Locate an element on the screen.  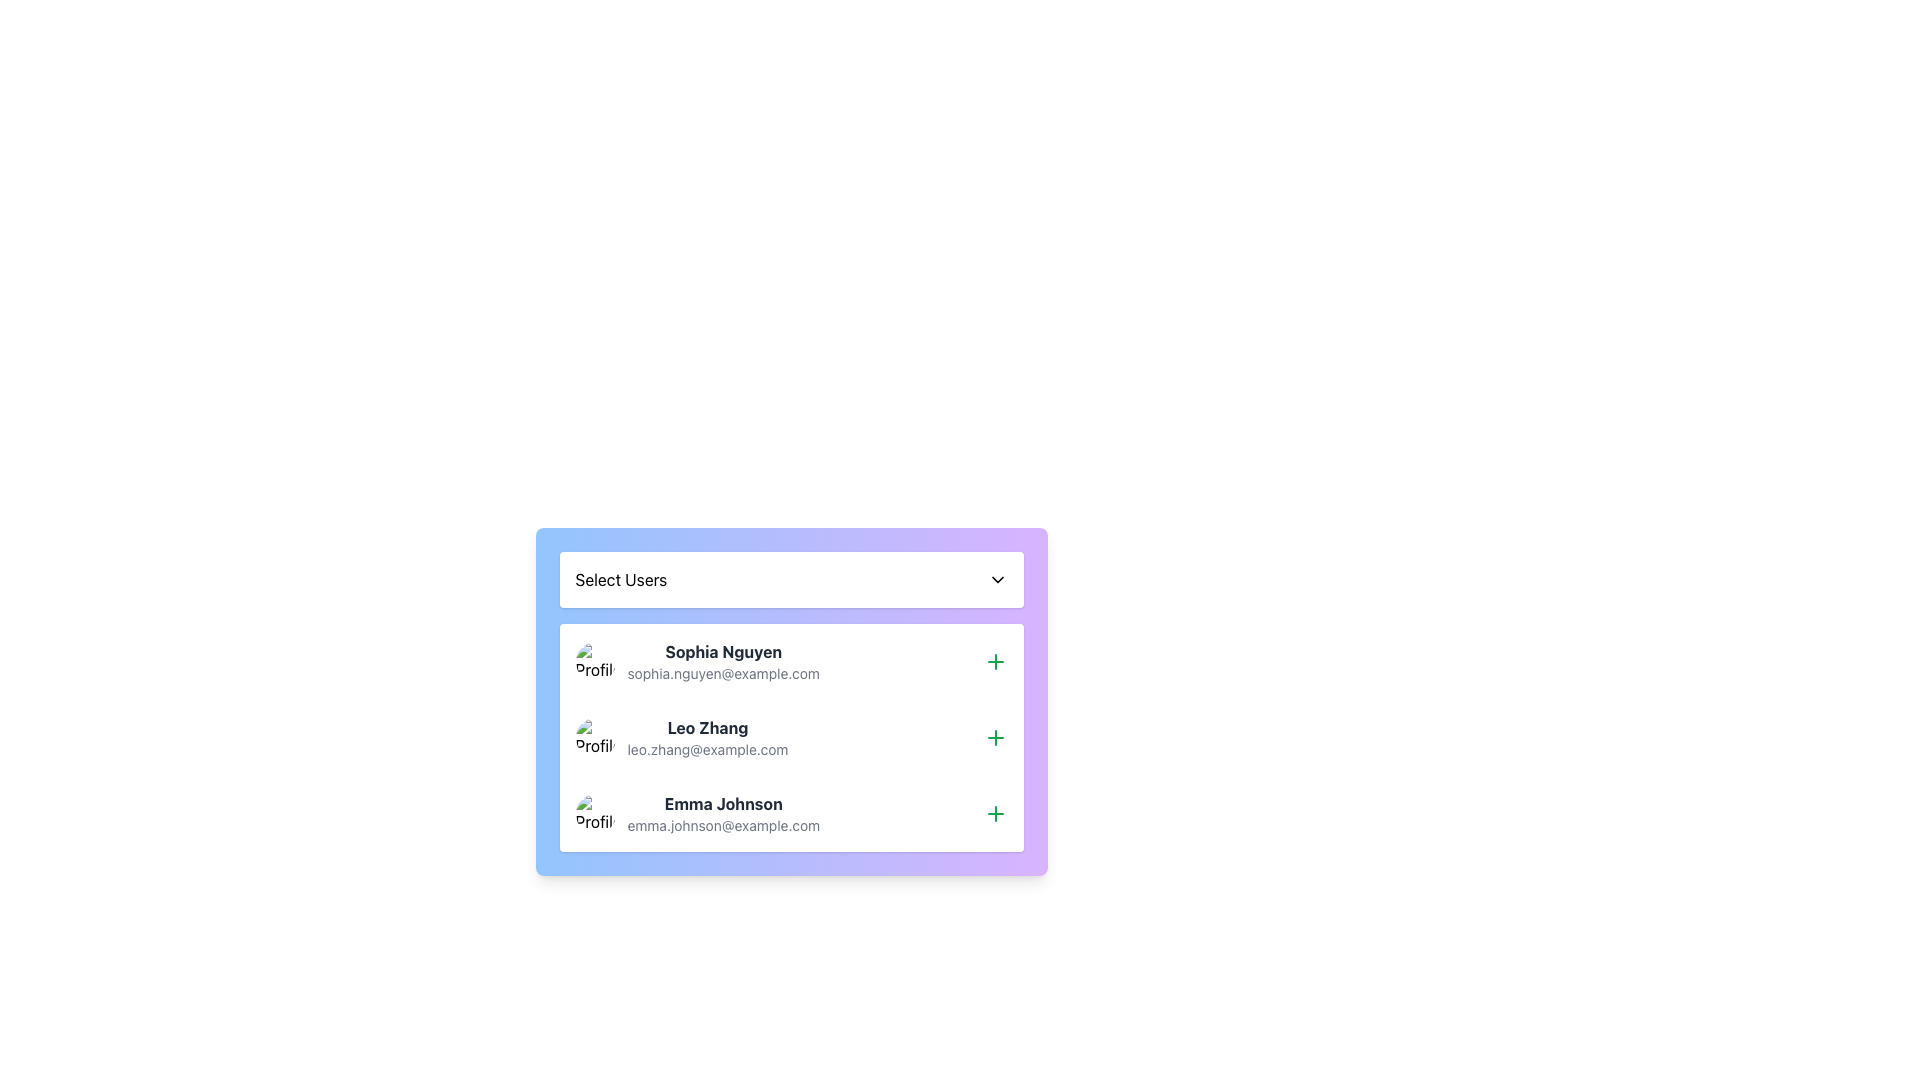
user's name 'Sophia Nguyen' and email details from the first list item in the 'Select Users' section is located at coordinates (790, 662).